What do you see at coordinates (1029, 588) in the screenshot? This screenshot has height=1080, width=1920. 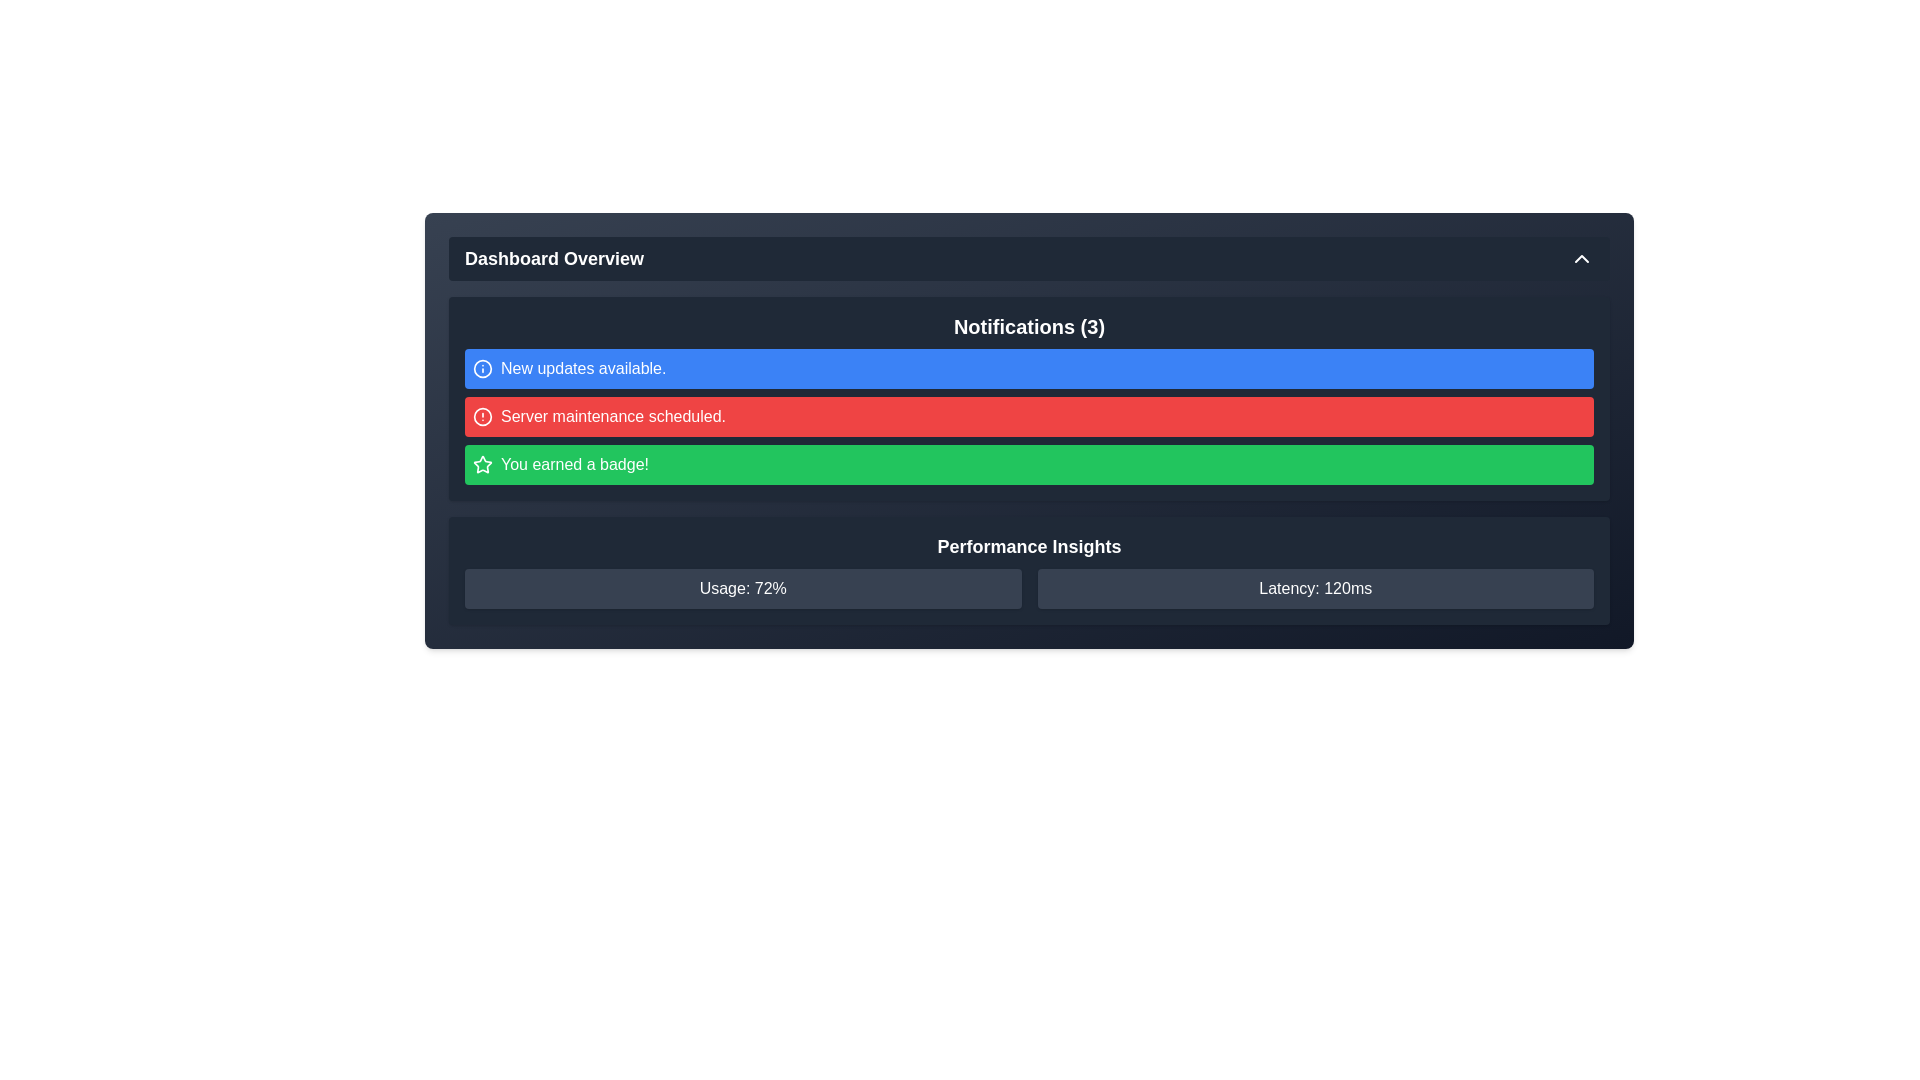 I see `displayed information from the Information display component located in the 'Performance Insights' section, which shows 'Usage: 72%' and 'Latency: 120ms'` at bounding box center [1029, 588].